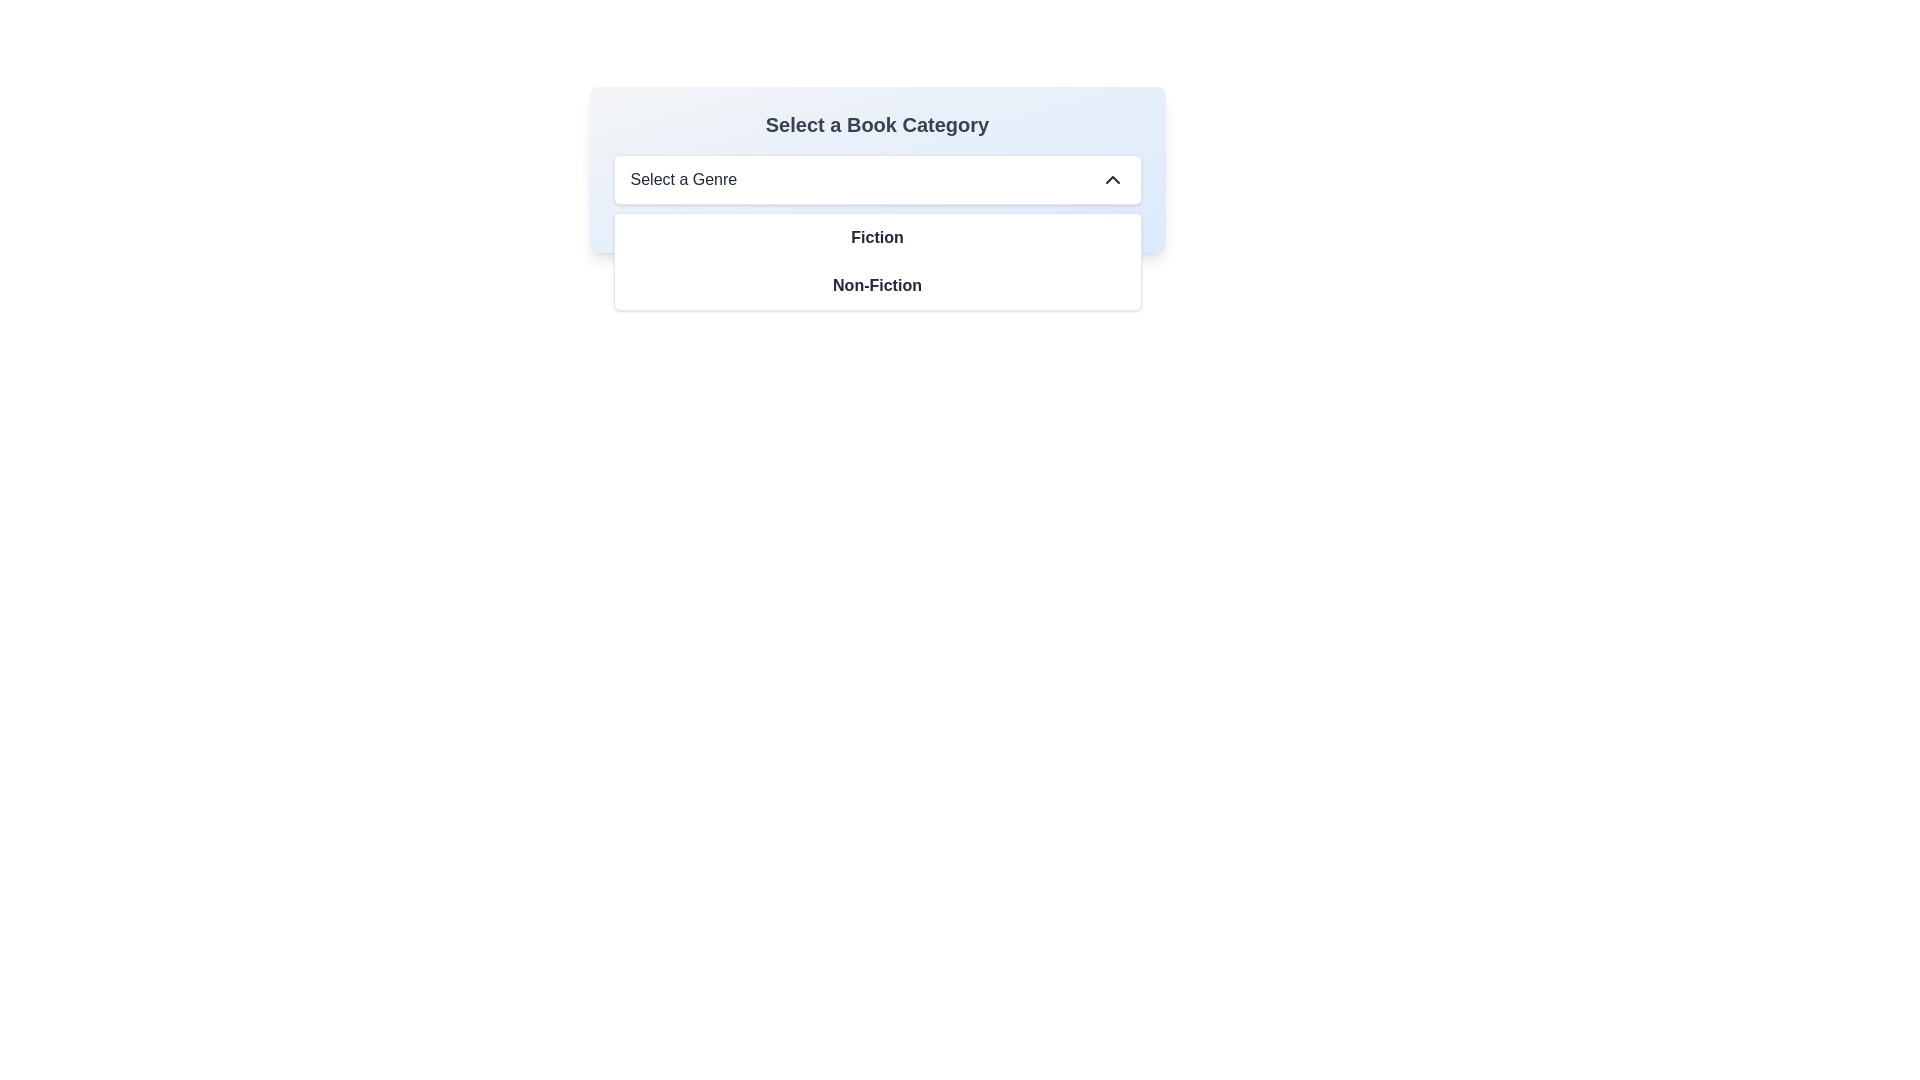 Image resolution: width=1920 pixels, height=1080 pixels. Describe the element at coordinates (877, 237) in the screenshot. I see `the first option in the 'Select a Genre' drop-down menu` at that location.